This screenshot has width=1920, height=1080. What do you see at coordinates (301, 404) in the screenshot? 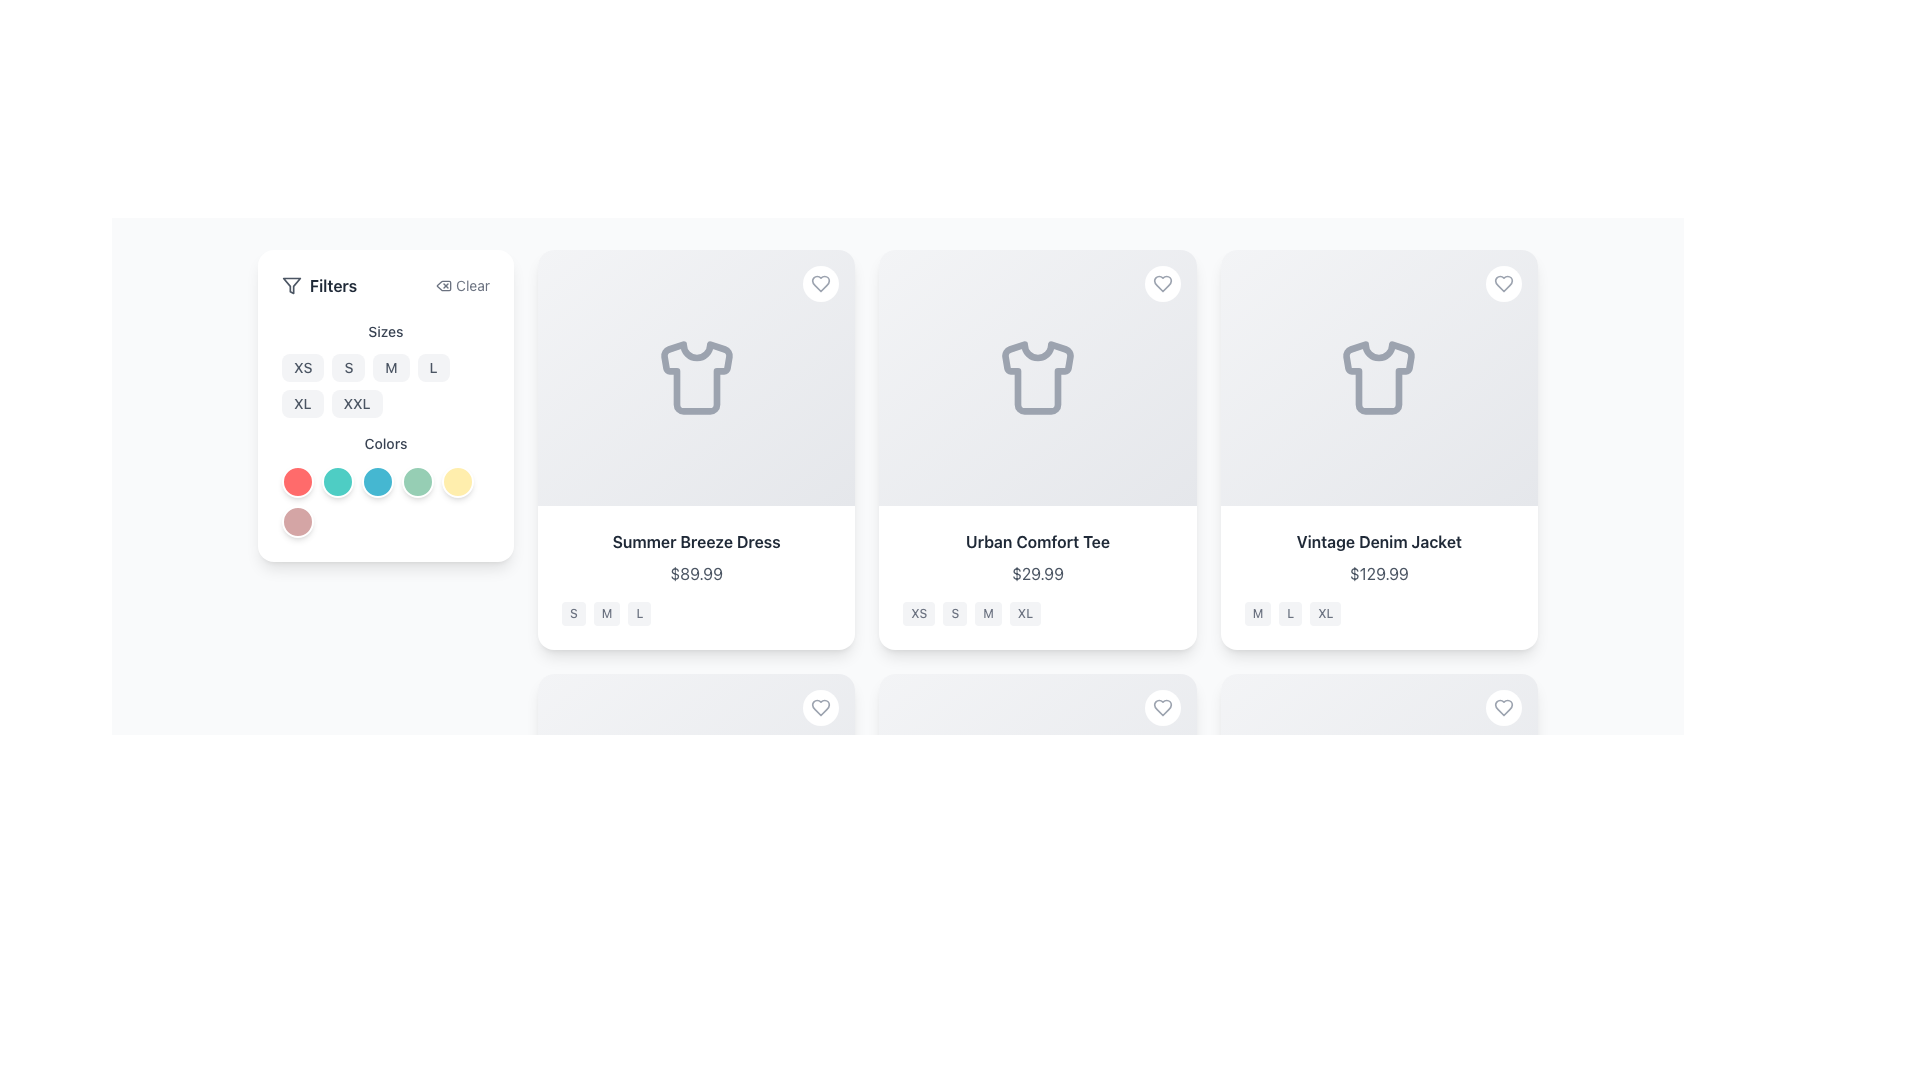
I see `the button labeled 'XL' with rounded corners and a light gray background, located in the 'Sizes' section of the Filters panel` at bounding box center [301, 404].